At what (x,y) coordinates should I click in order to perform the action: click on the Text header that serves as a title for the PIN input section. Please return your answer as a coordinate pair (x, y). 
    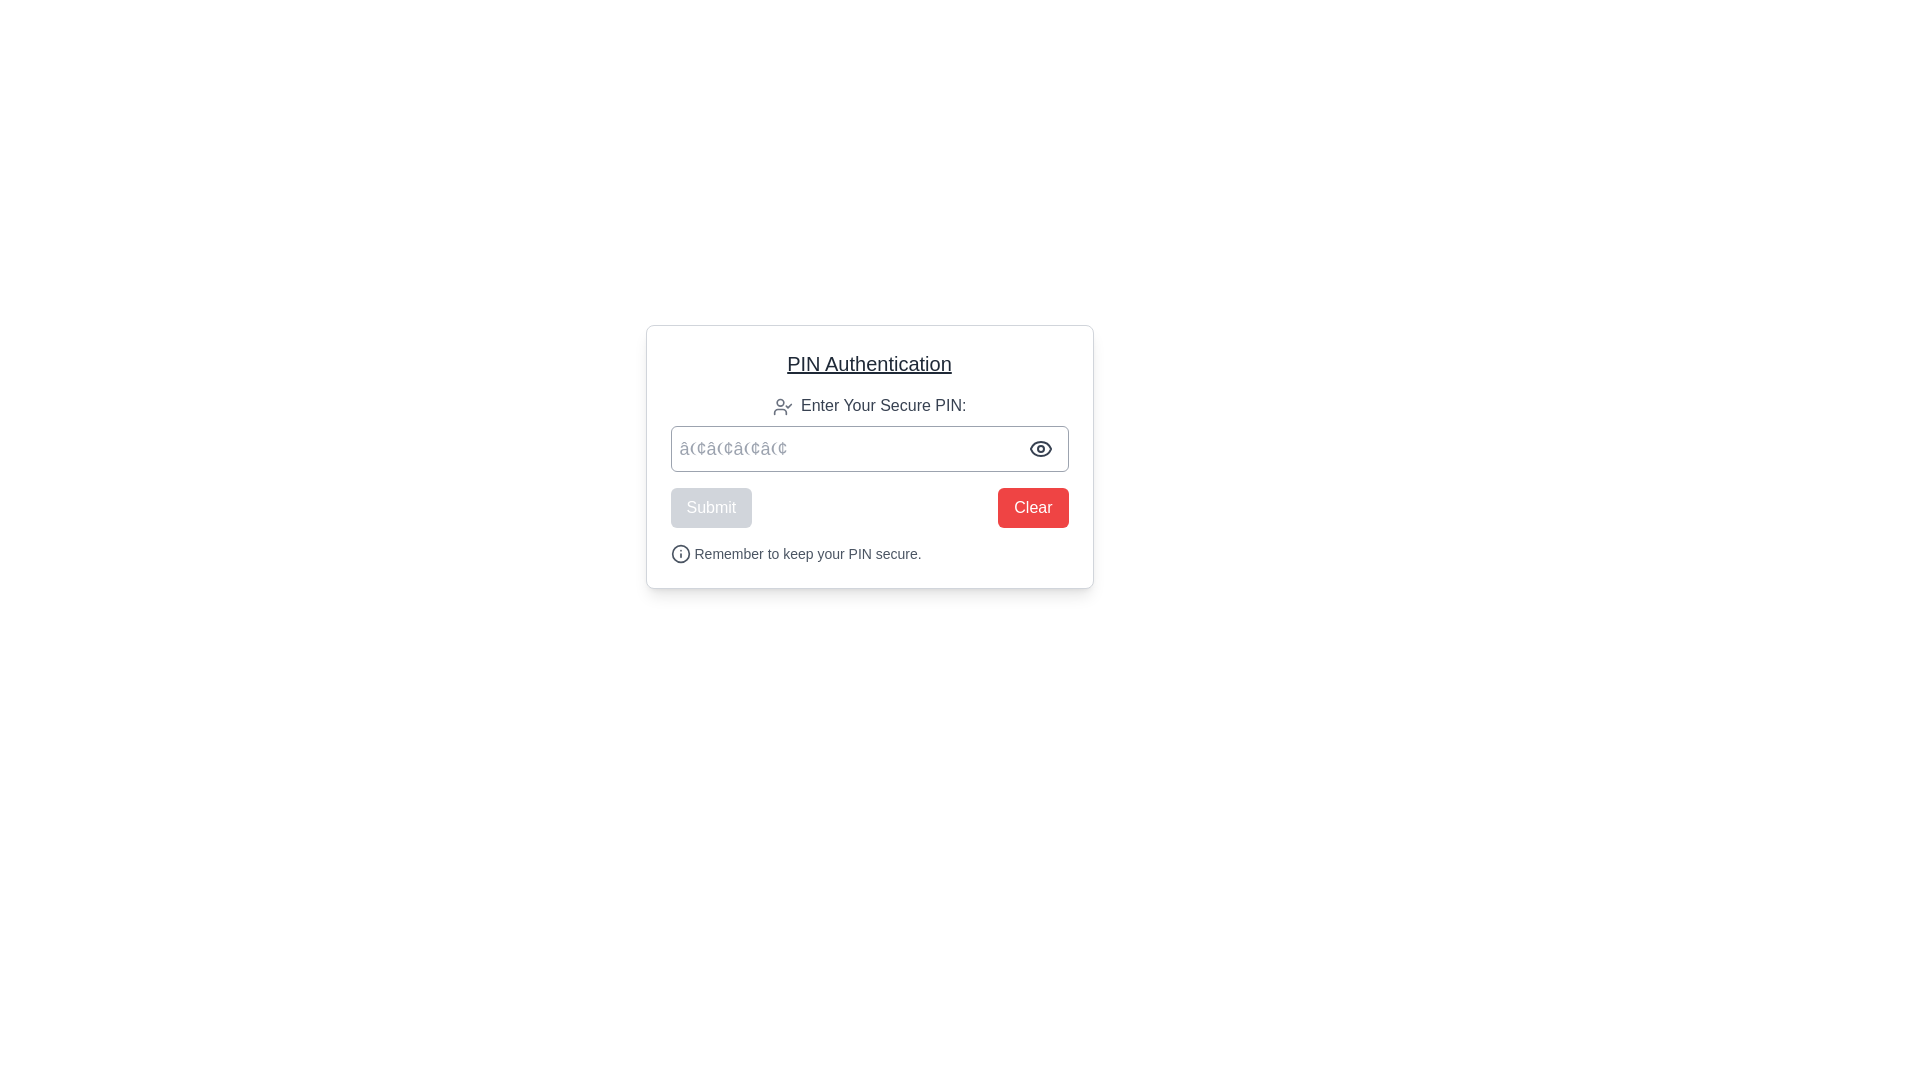
    Looking at the image, I should click on (869, 363).